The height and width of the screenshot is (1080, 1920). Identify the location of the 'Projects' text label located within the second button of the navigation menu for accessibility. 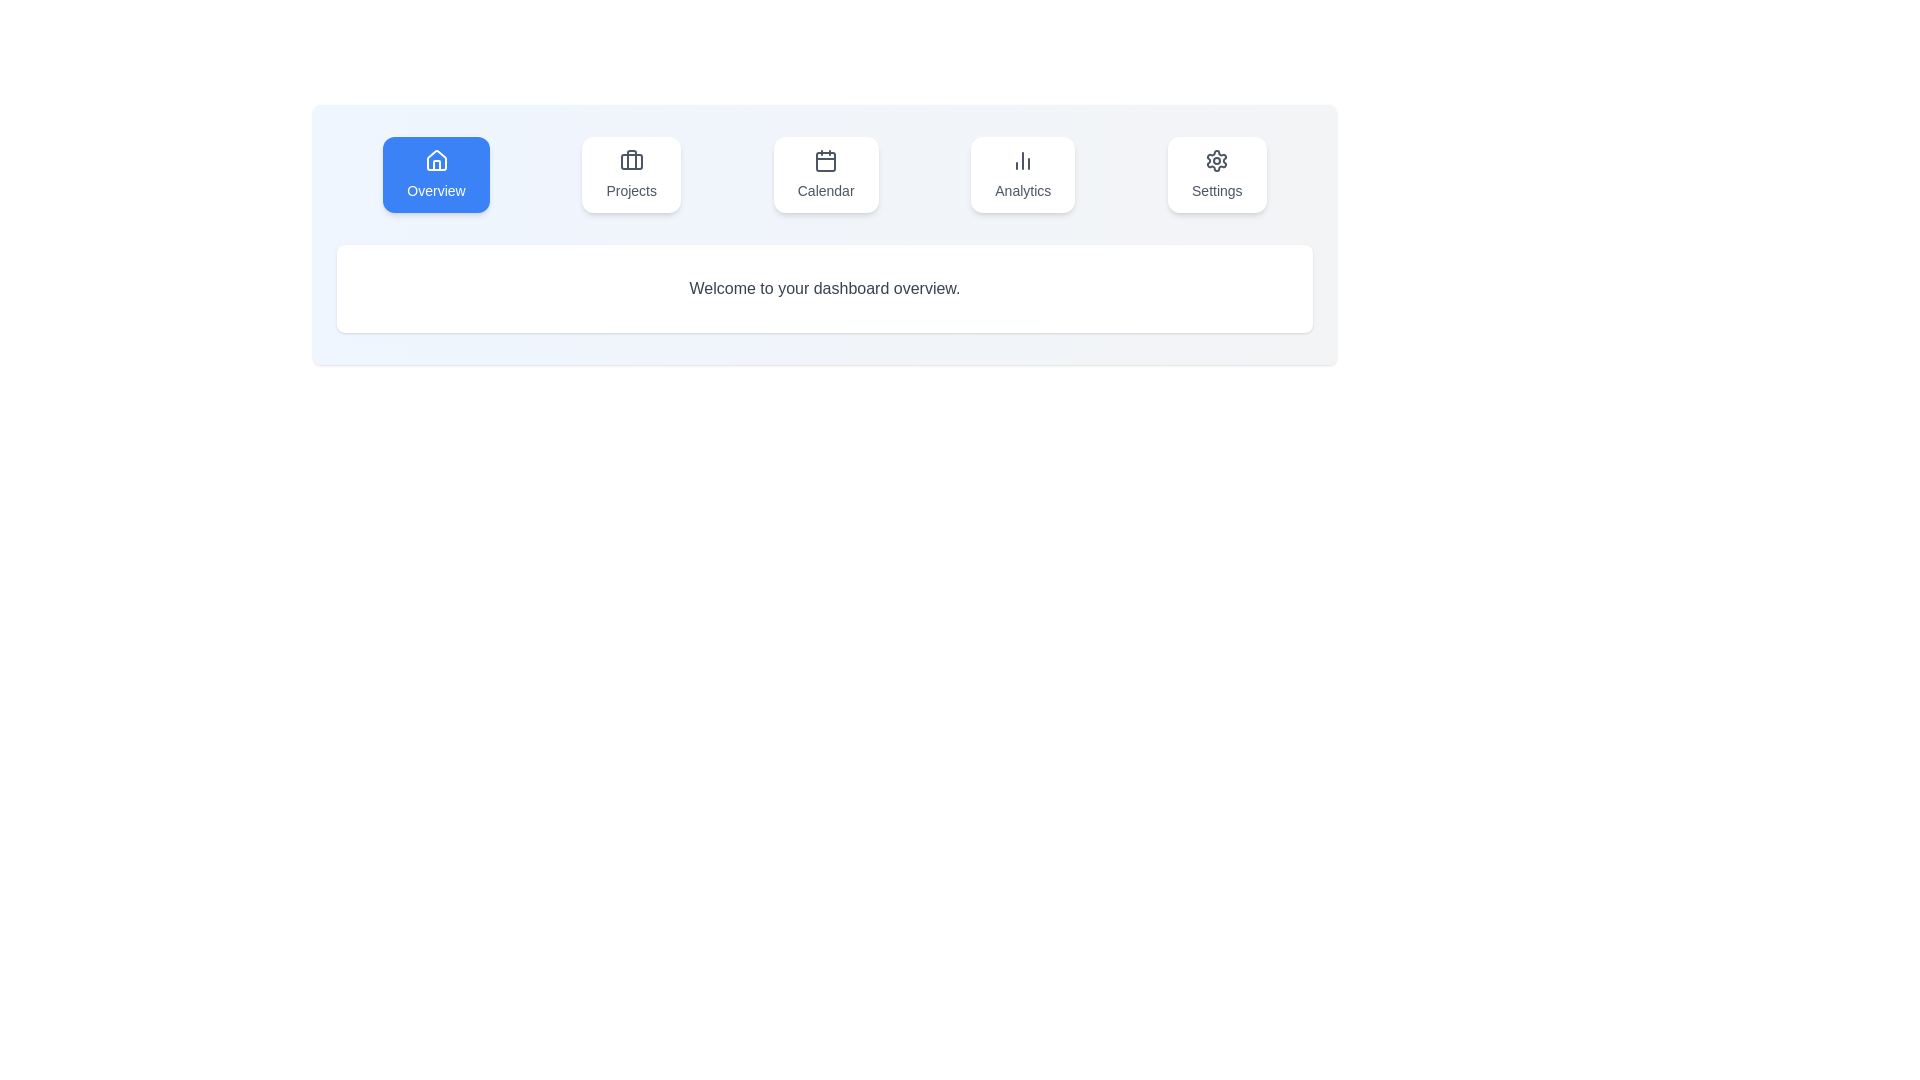
(630, 191).